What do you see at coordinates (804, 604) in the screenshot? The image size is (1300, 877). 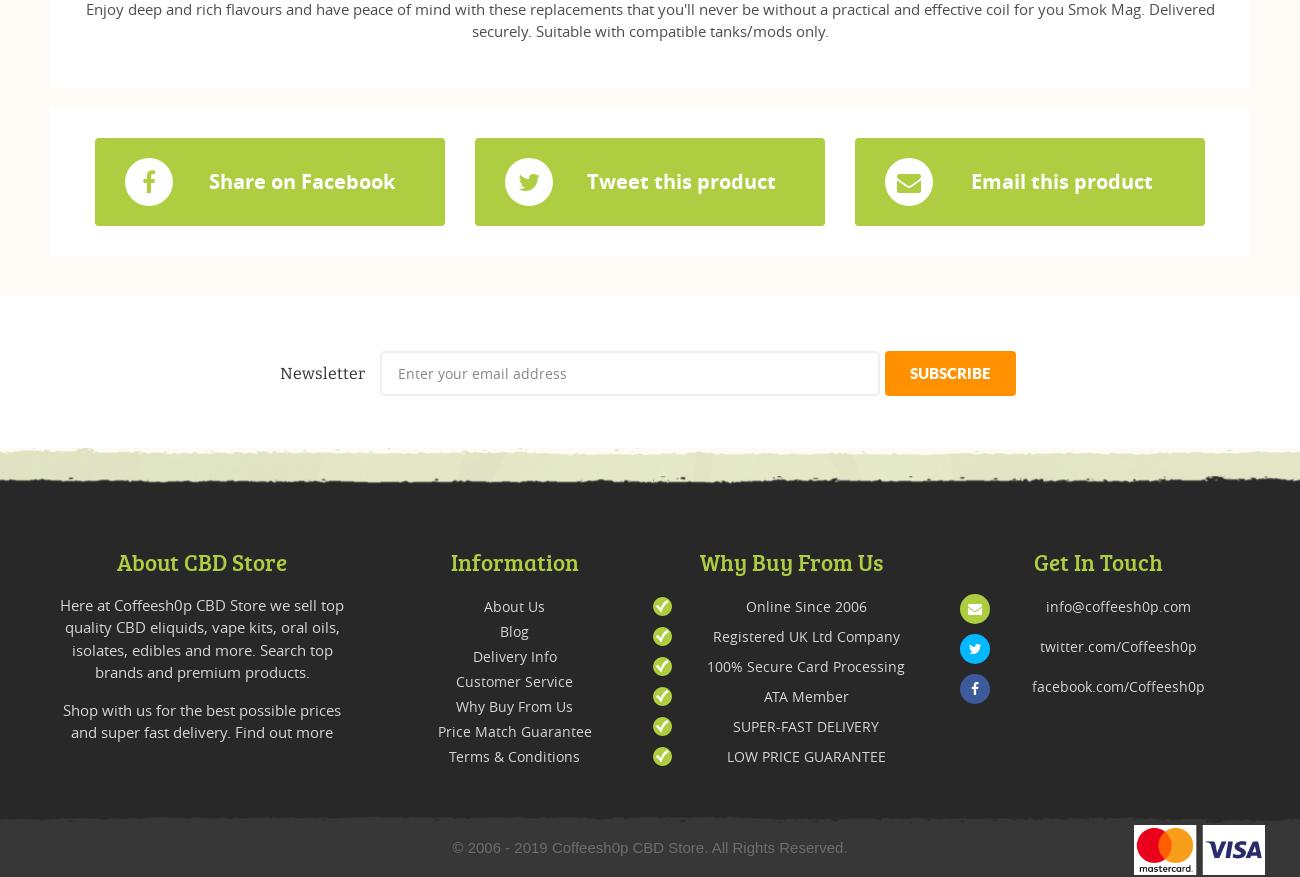 I see `'Online Since 2006'` at bounding box center [804, 604].